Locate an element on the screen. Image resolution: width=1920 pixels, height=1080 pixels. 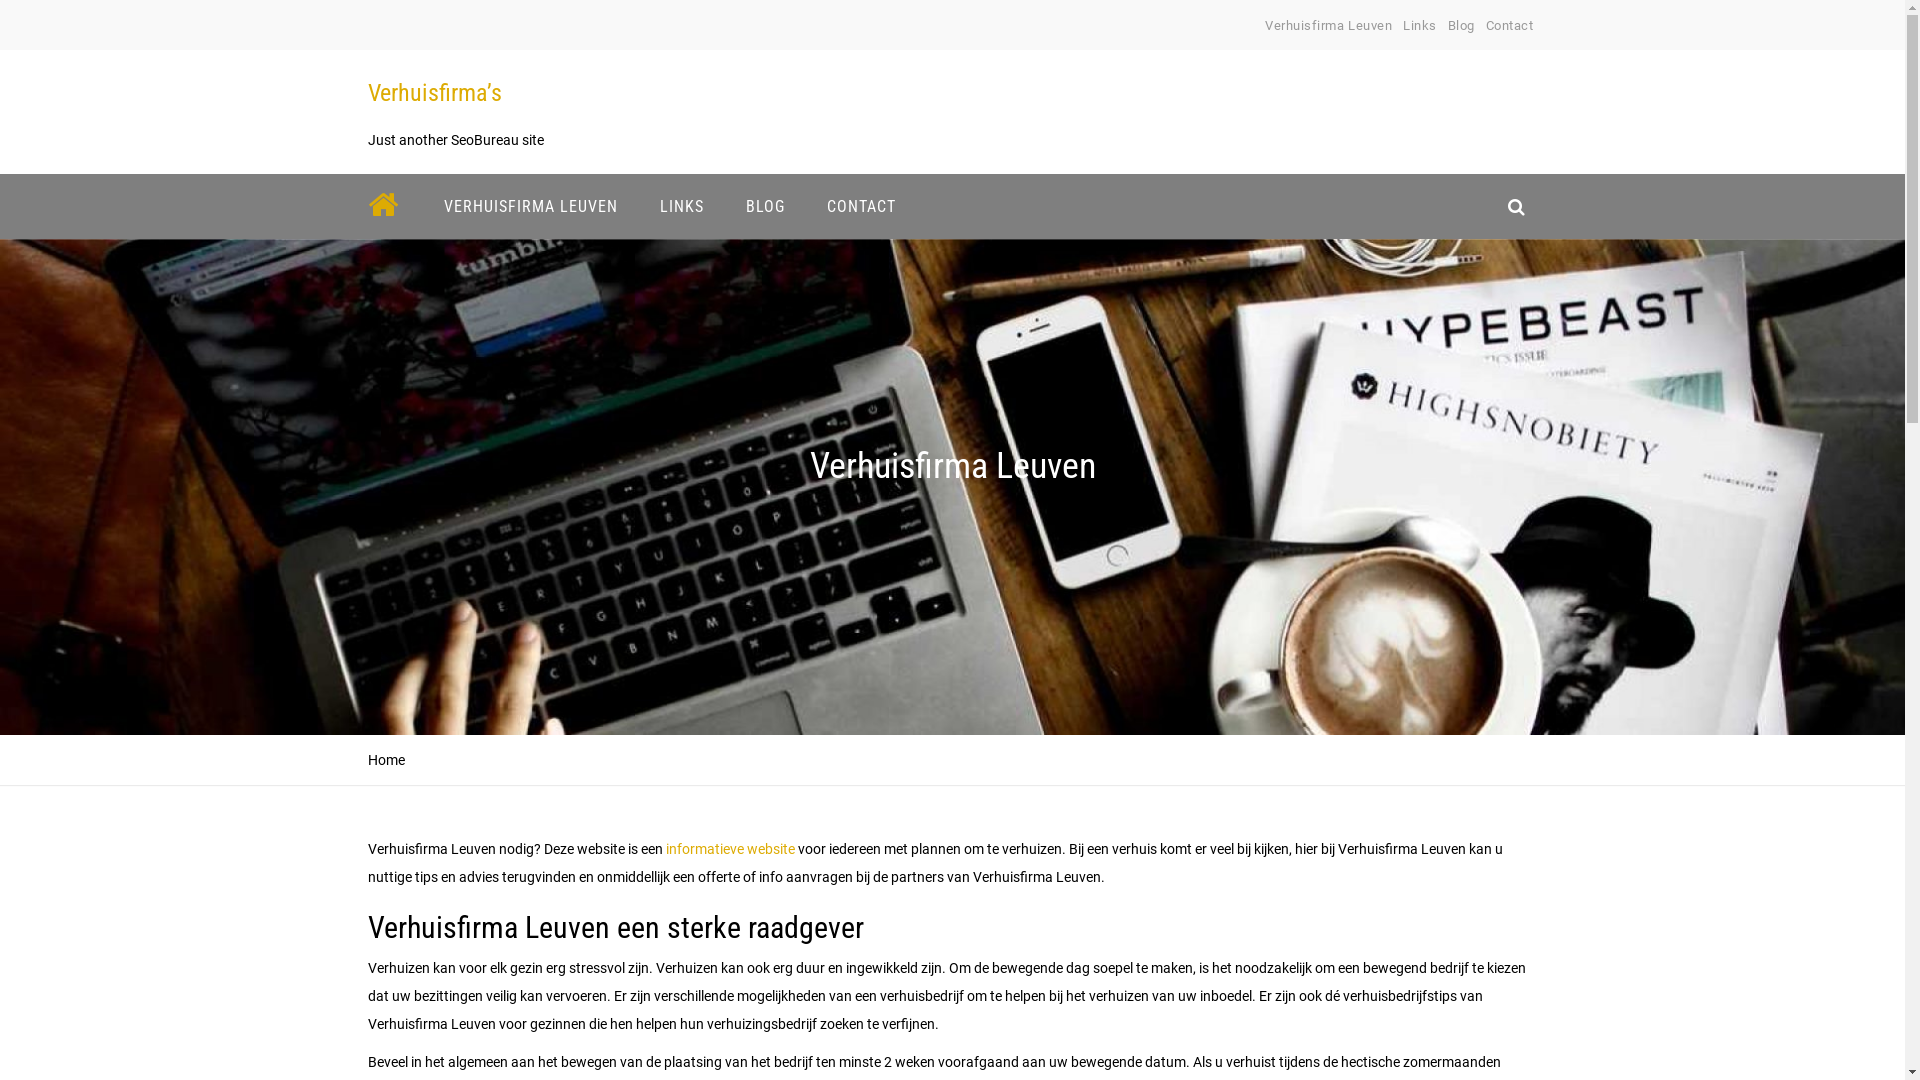
'CONTACT' is located at coordinates (861, 206).